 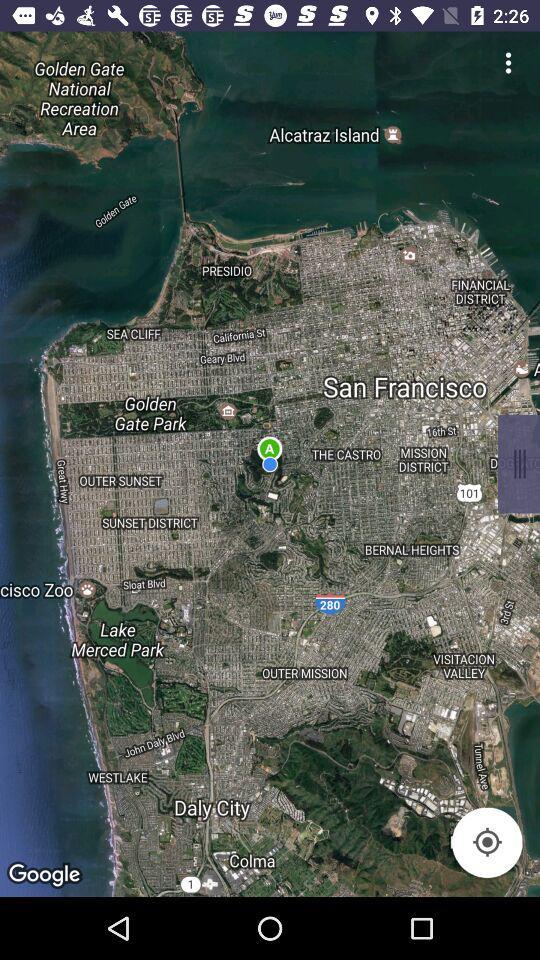 I want to click on the item at the center, so click(x=270, y=464).